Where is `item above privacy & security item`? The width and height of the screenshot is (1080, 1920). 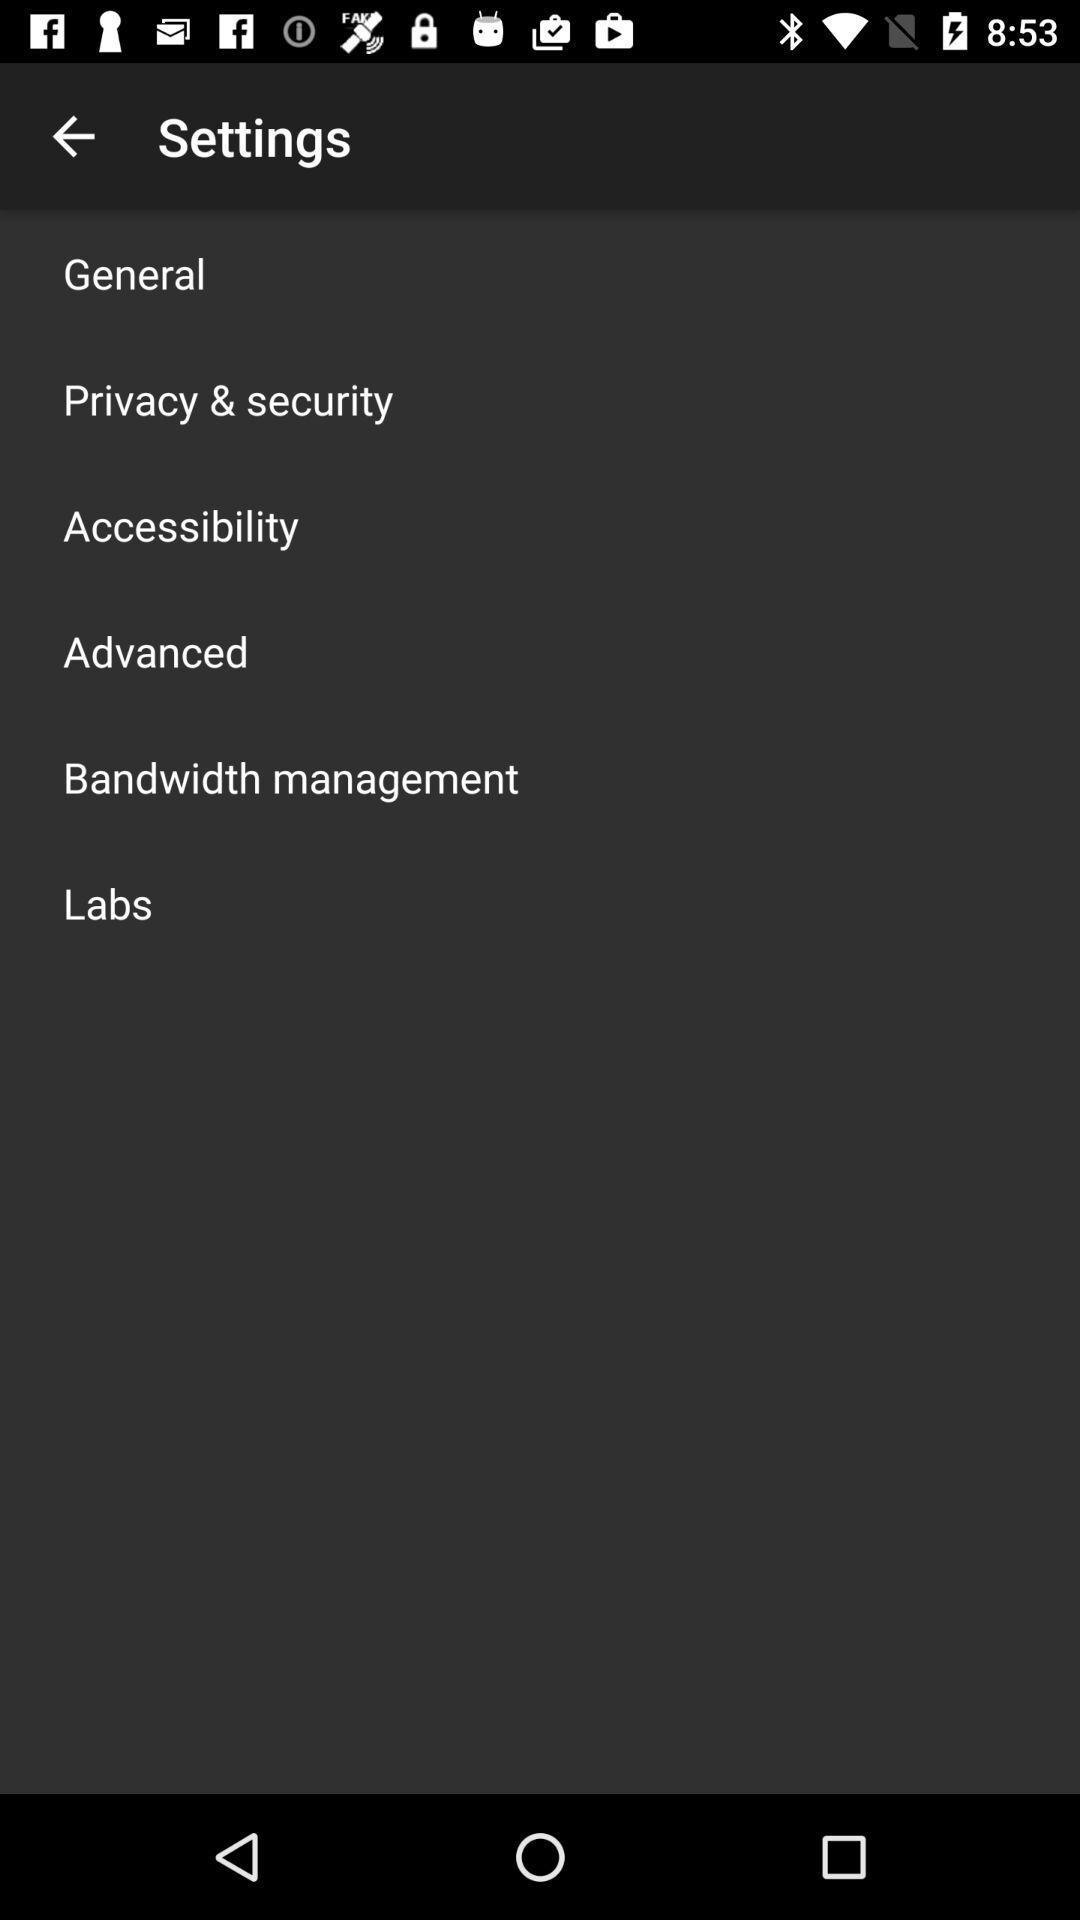 item above privacy & security item is located at coordinates (134, 272).